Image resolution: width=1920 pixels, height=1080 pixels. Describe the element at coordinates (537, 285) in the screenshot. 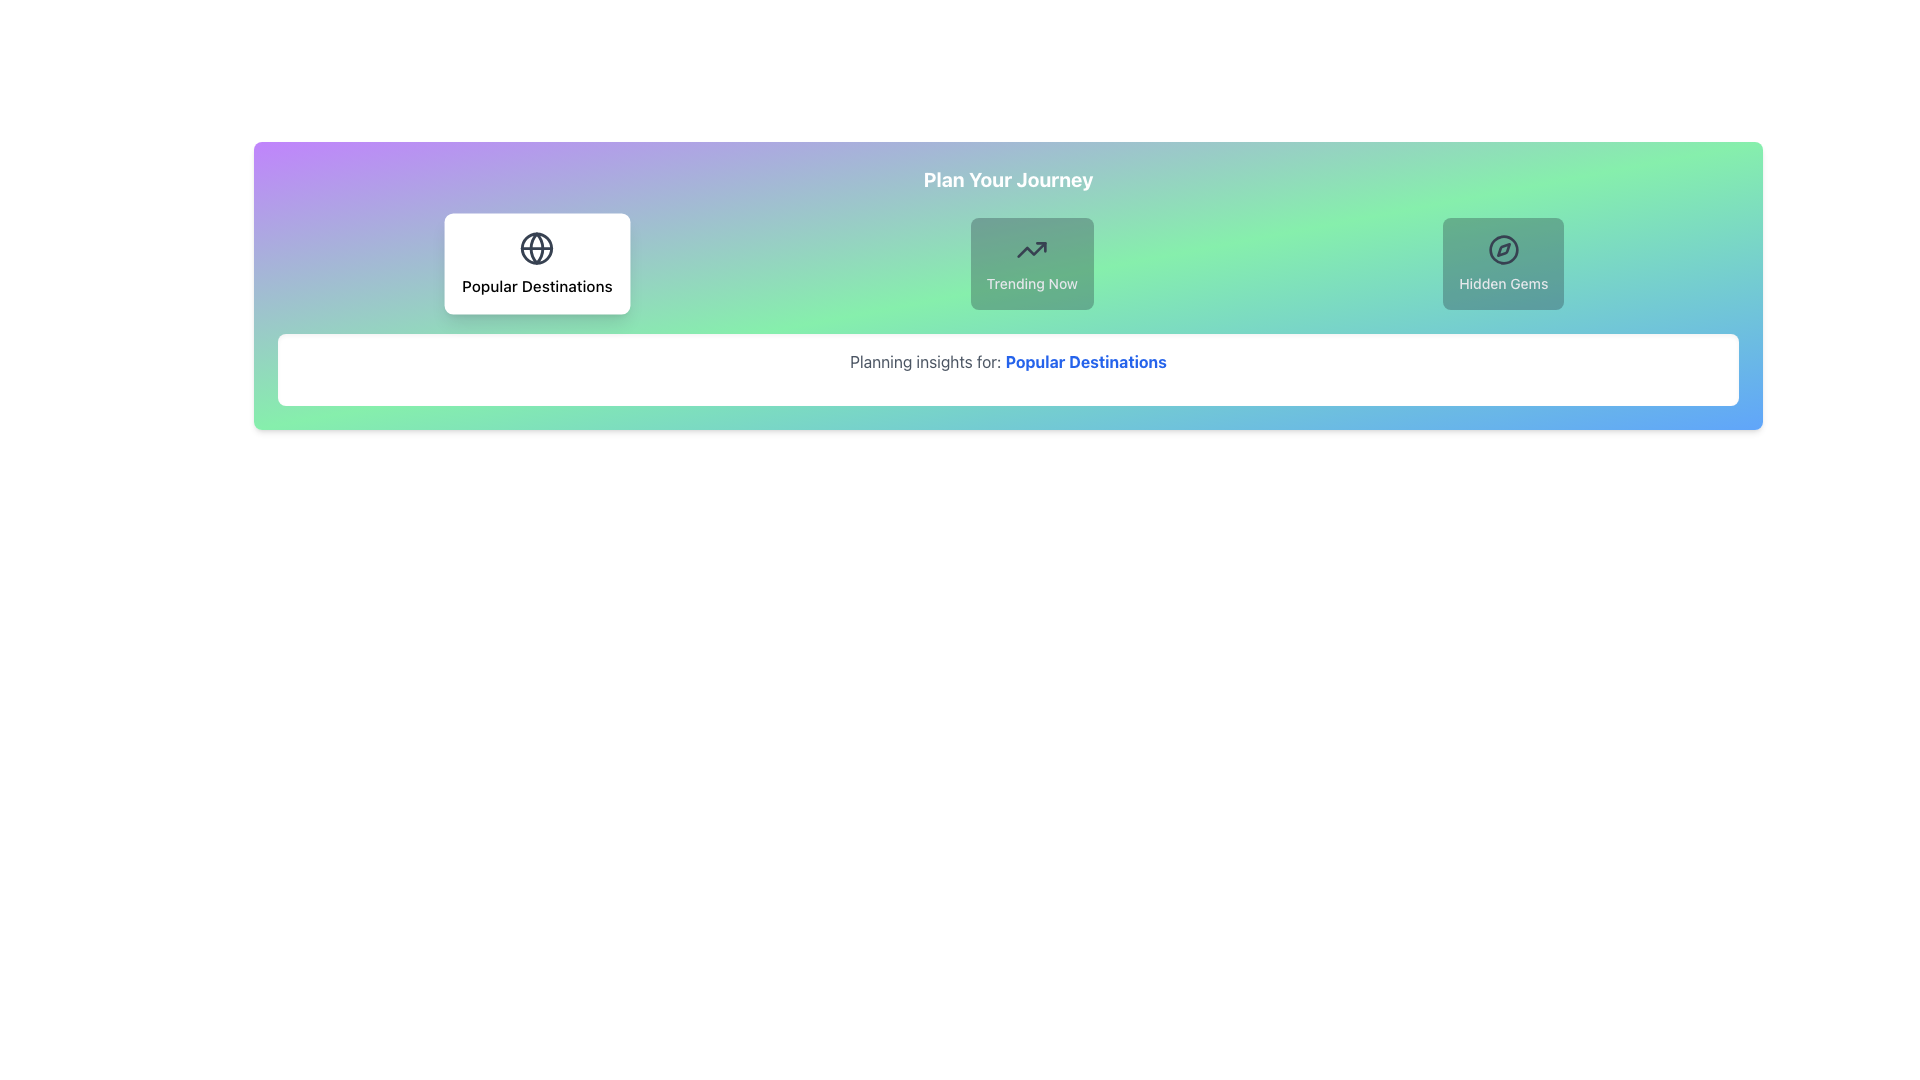

I see `the 'Popular Destinations' text label, which is styled with a small font size and medium weight, located below a globe icon in a white rounded card` at that location.